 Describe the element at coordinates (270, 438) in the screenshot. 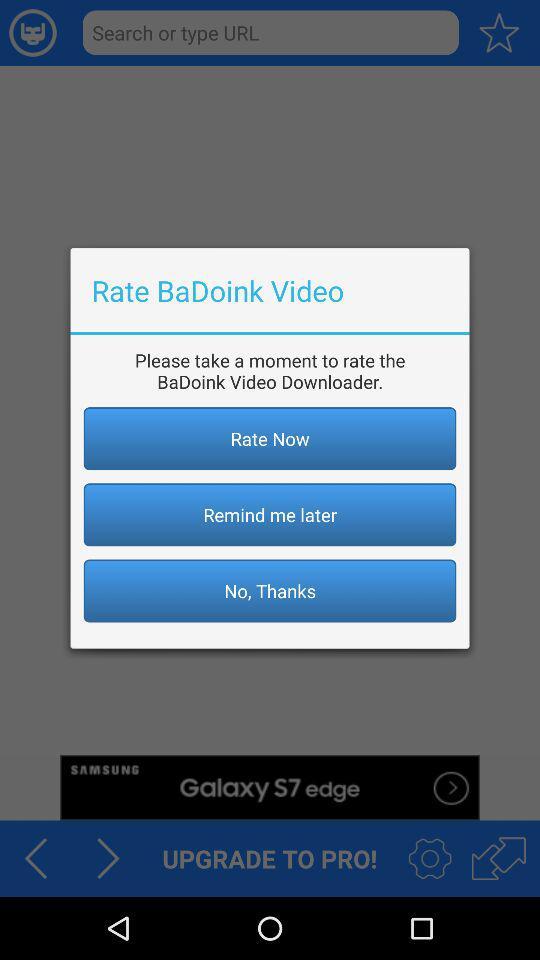

I see `the rate now` at that location.